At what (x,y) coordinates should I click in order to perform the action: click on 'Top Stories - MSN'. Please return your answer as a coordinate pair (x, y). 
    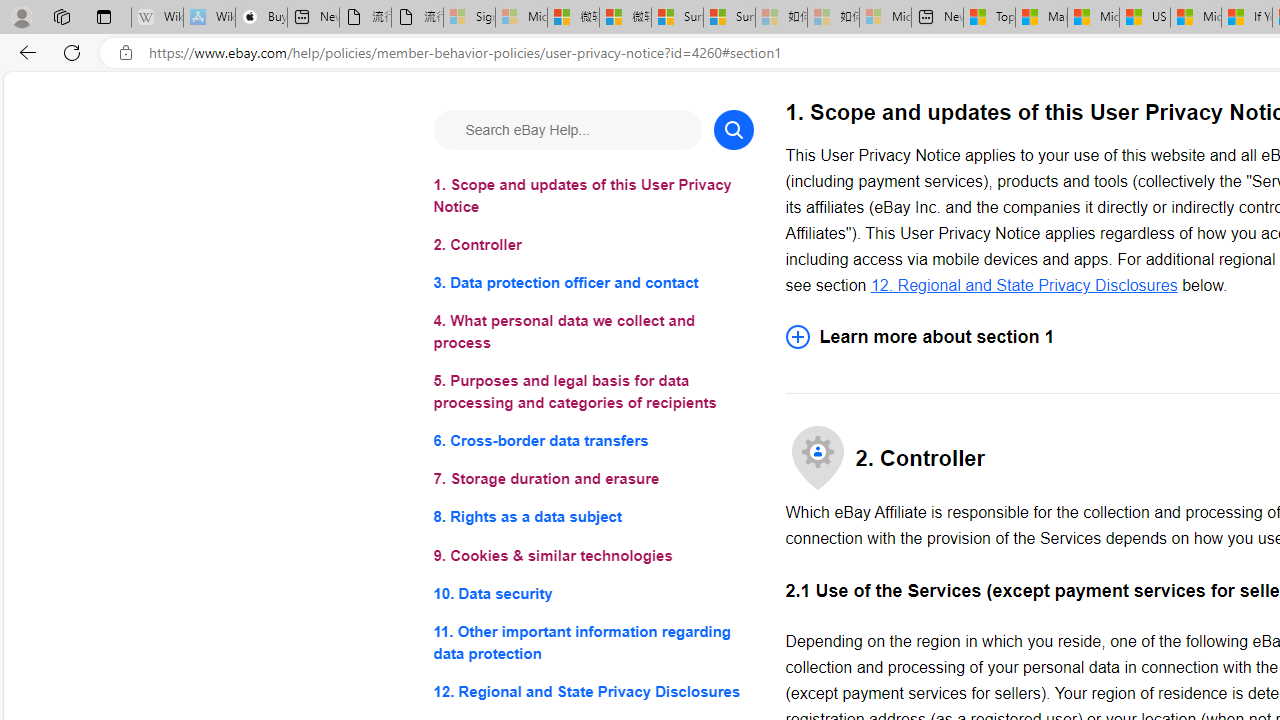
    Looking at the image, I should click on (989, 17).